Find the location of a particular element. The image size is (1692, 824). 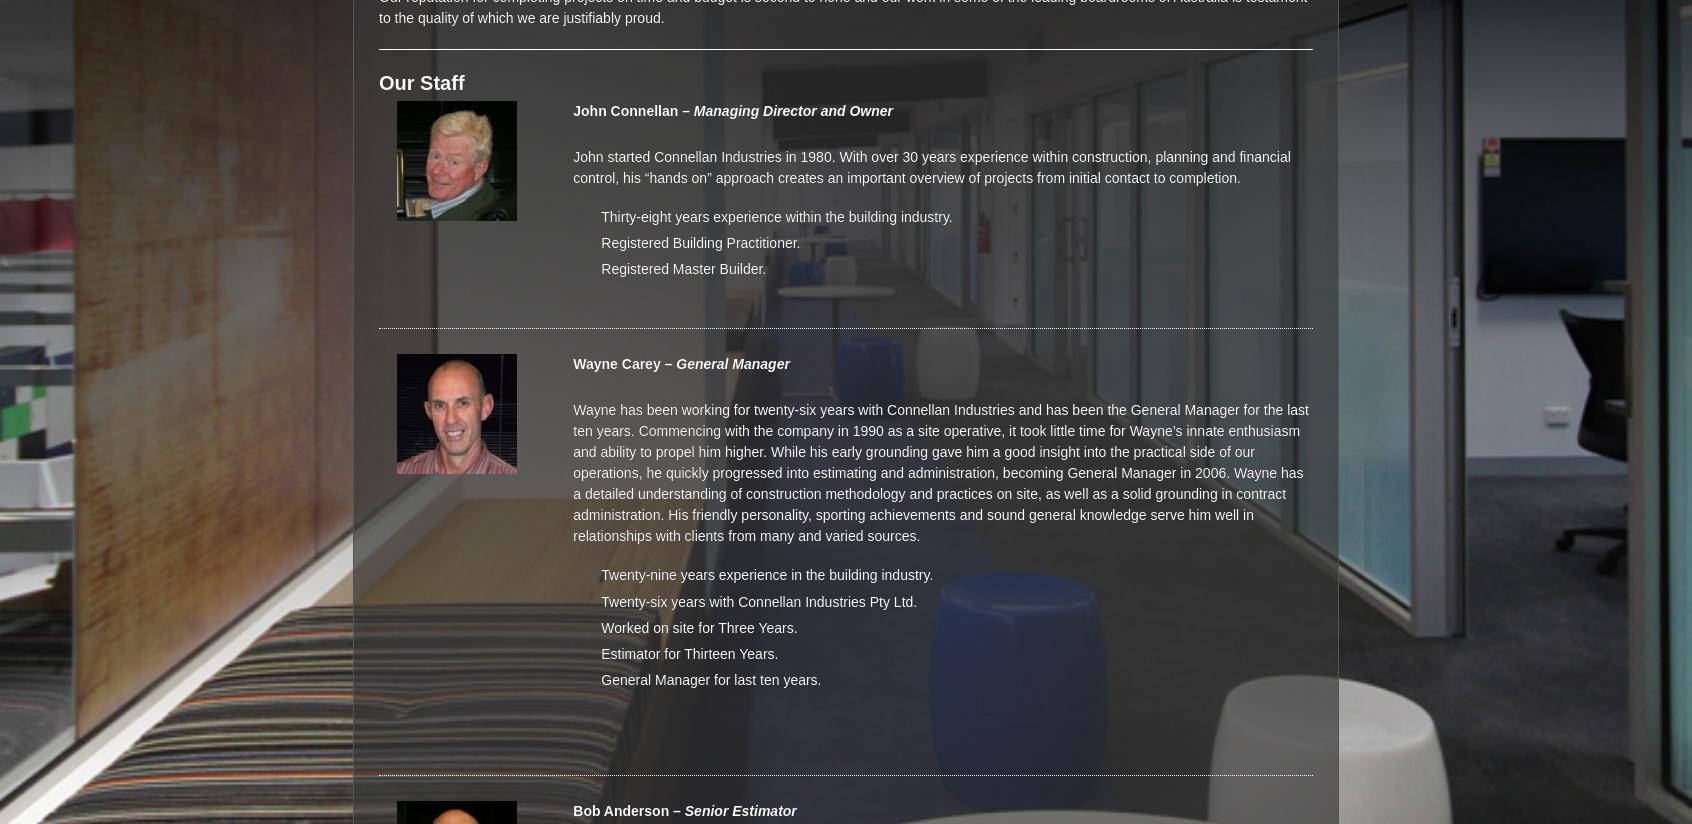

'General Manager for last ten years.' is located at coordinates (709, 679).